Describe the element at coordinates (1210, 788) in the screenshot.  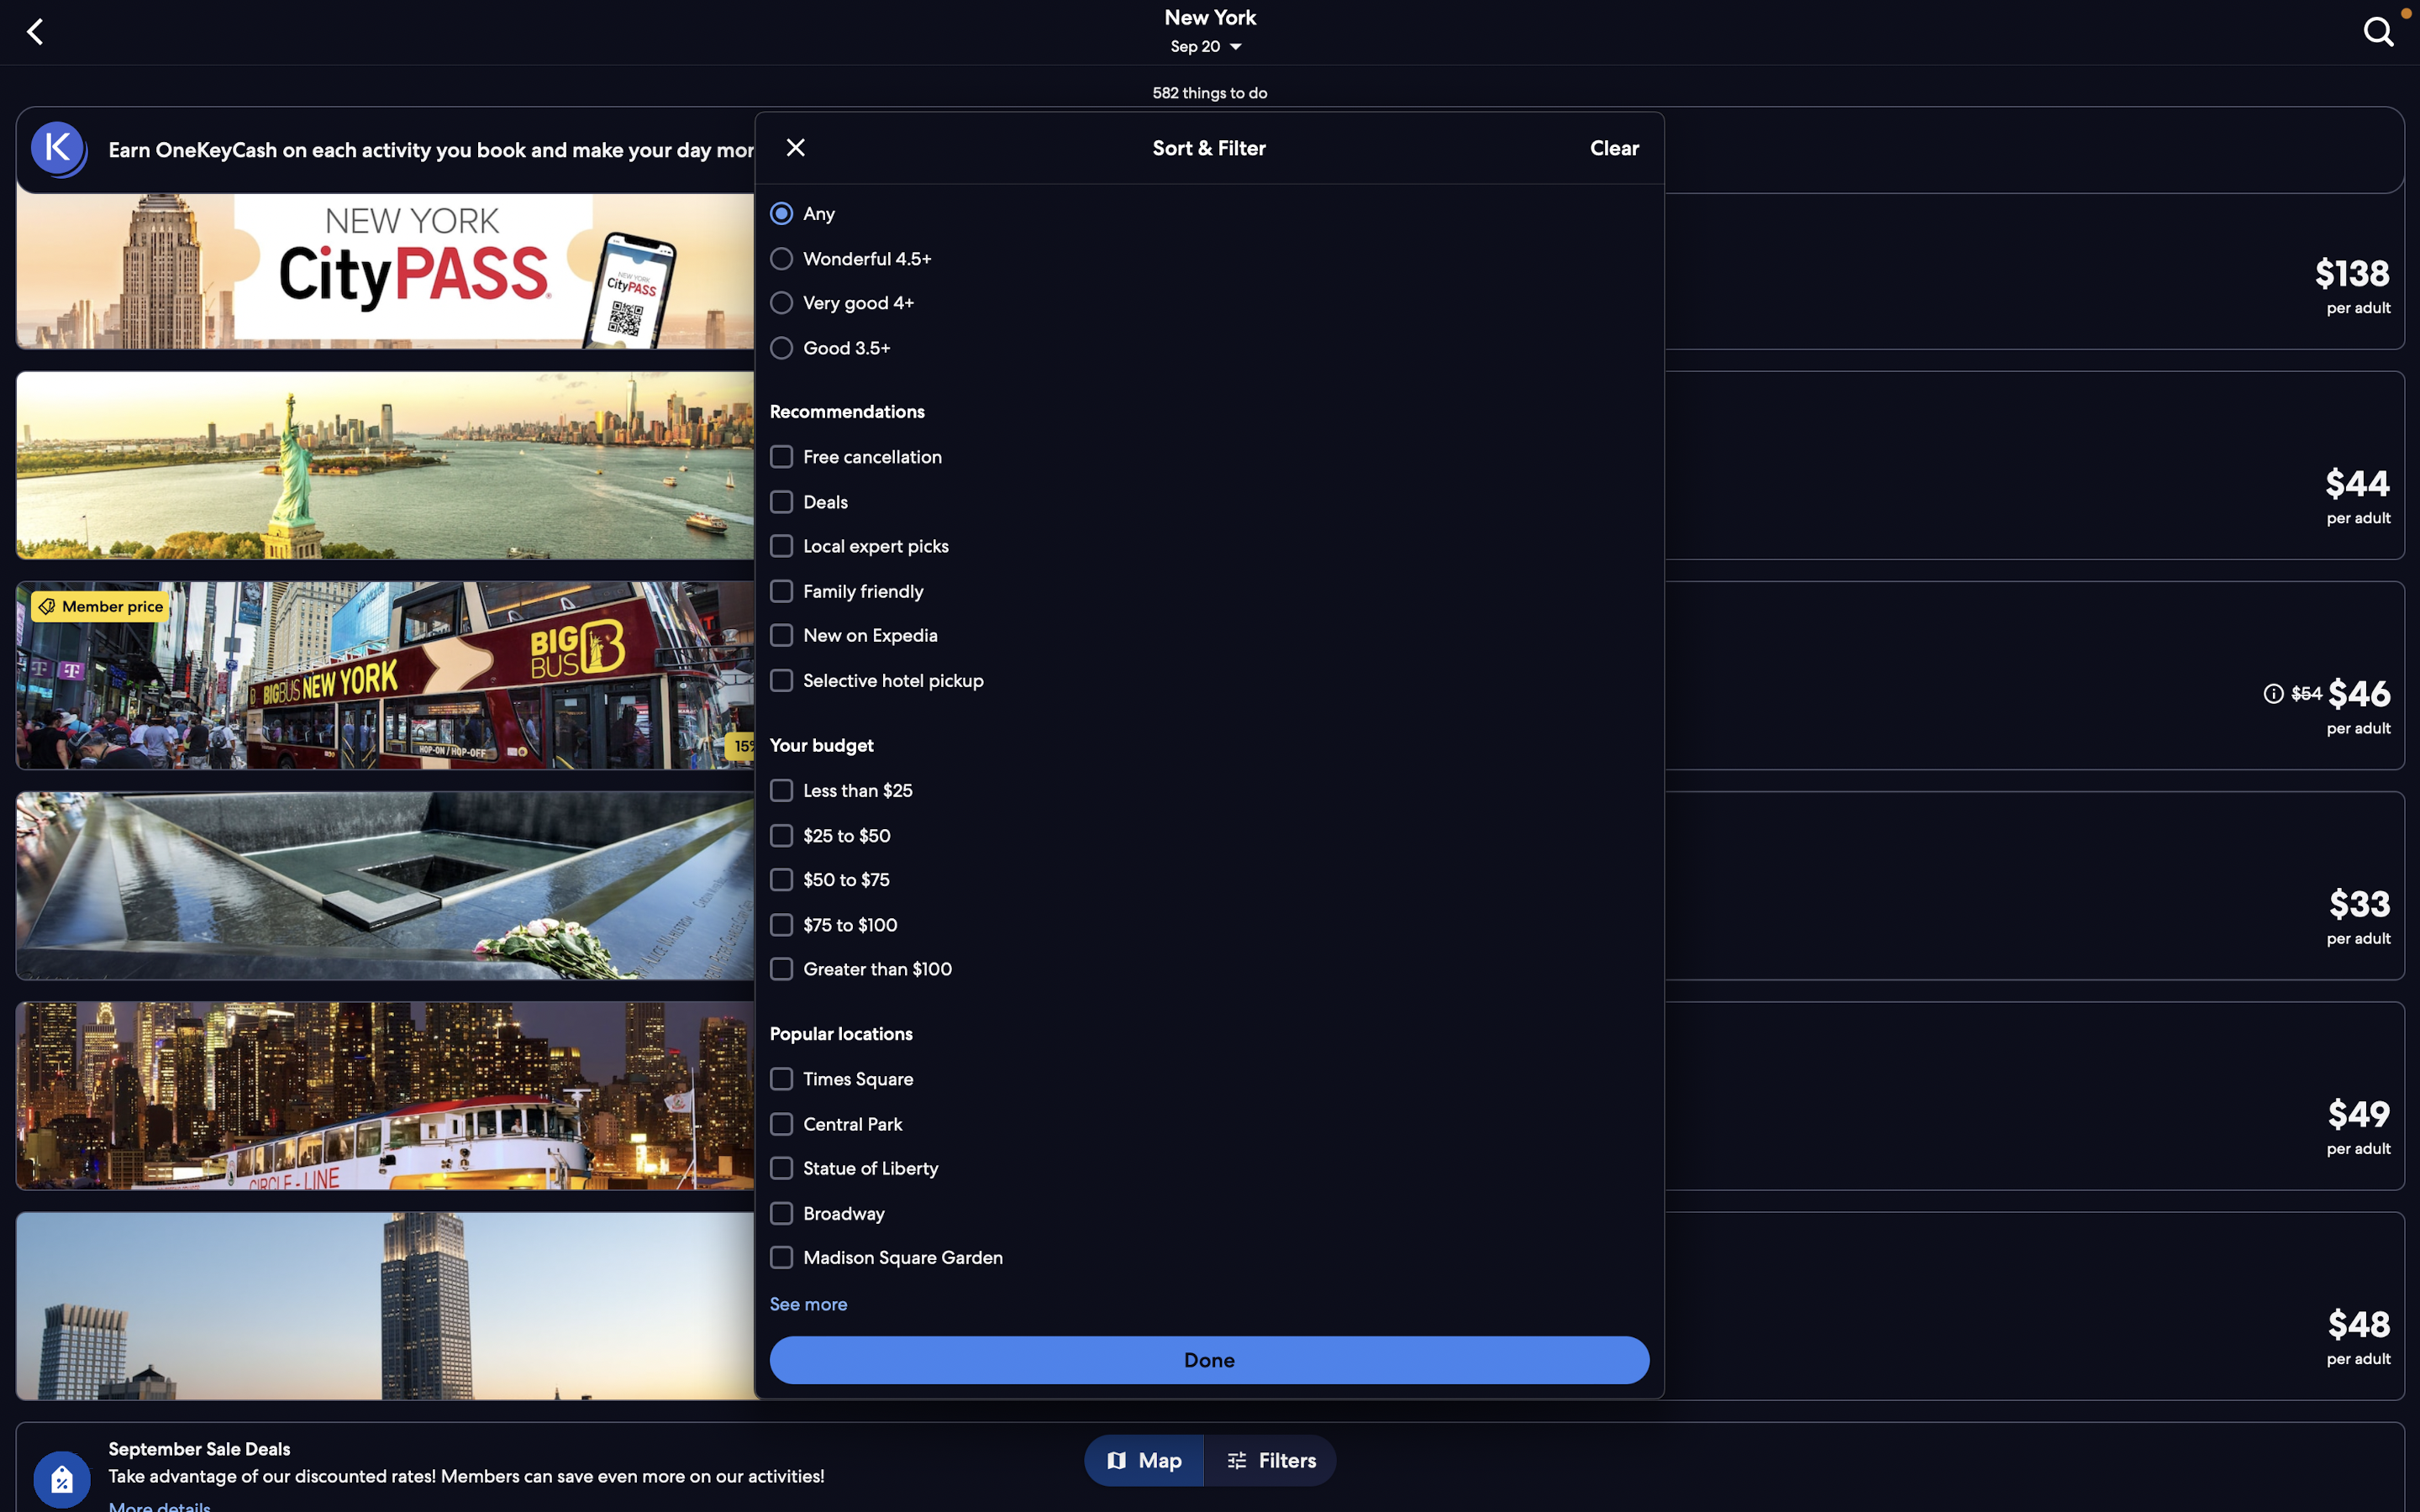
I see `the price range options under $75` at that location.